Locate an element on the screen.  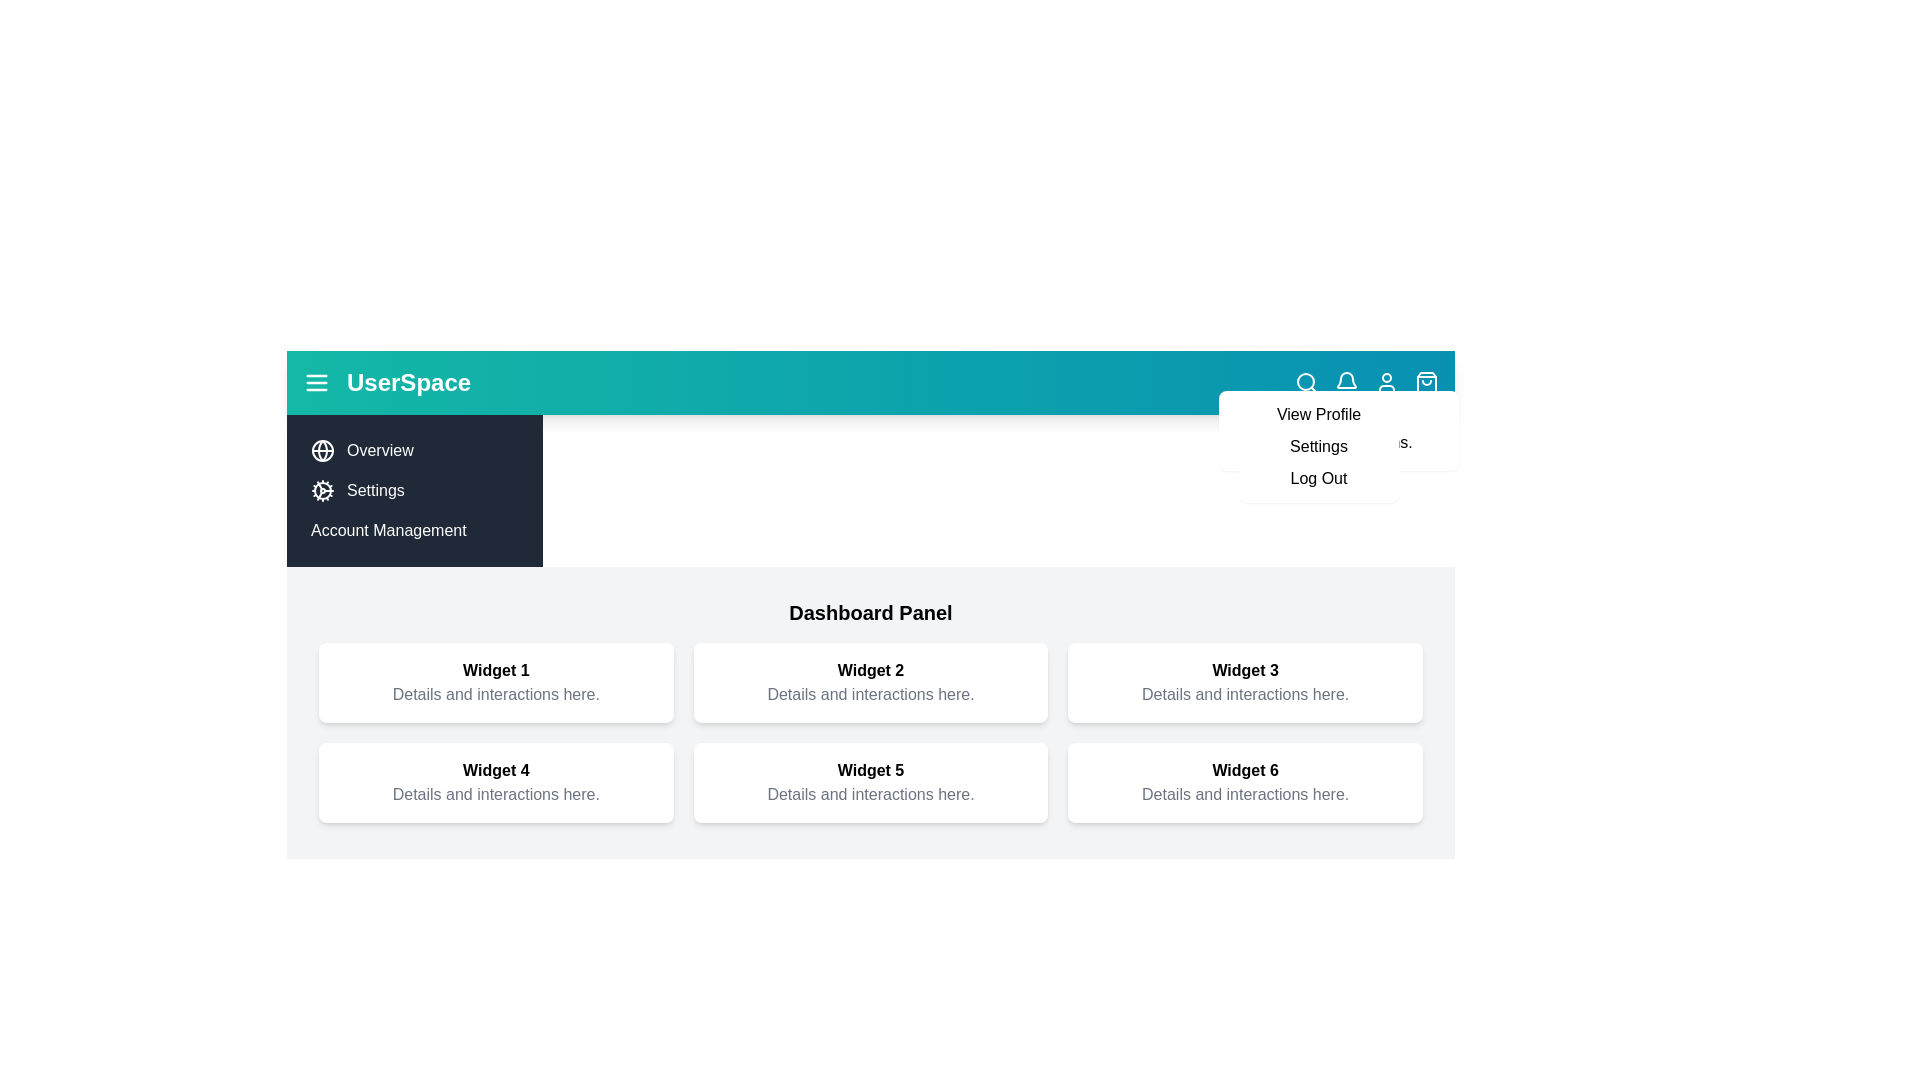
the text label that identifies the card as 'Widget 4', positioned in the second row of the 3x2 grid layout under the 'Dashboard Panel' is located at coordinates (496, 770).